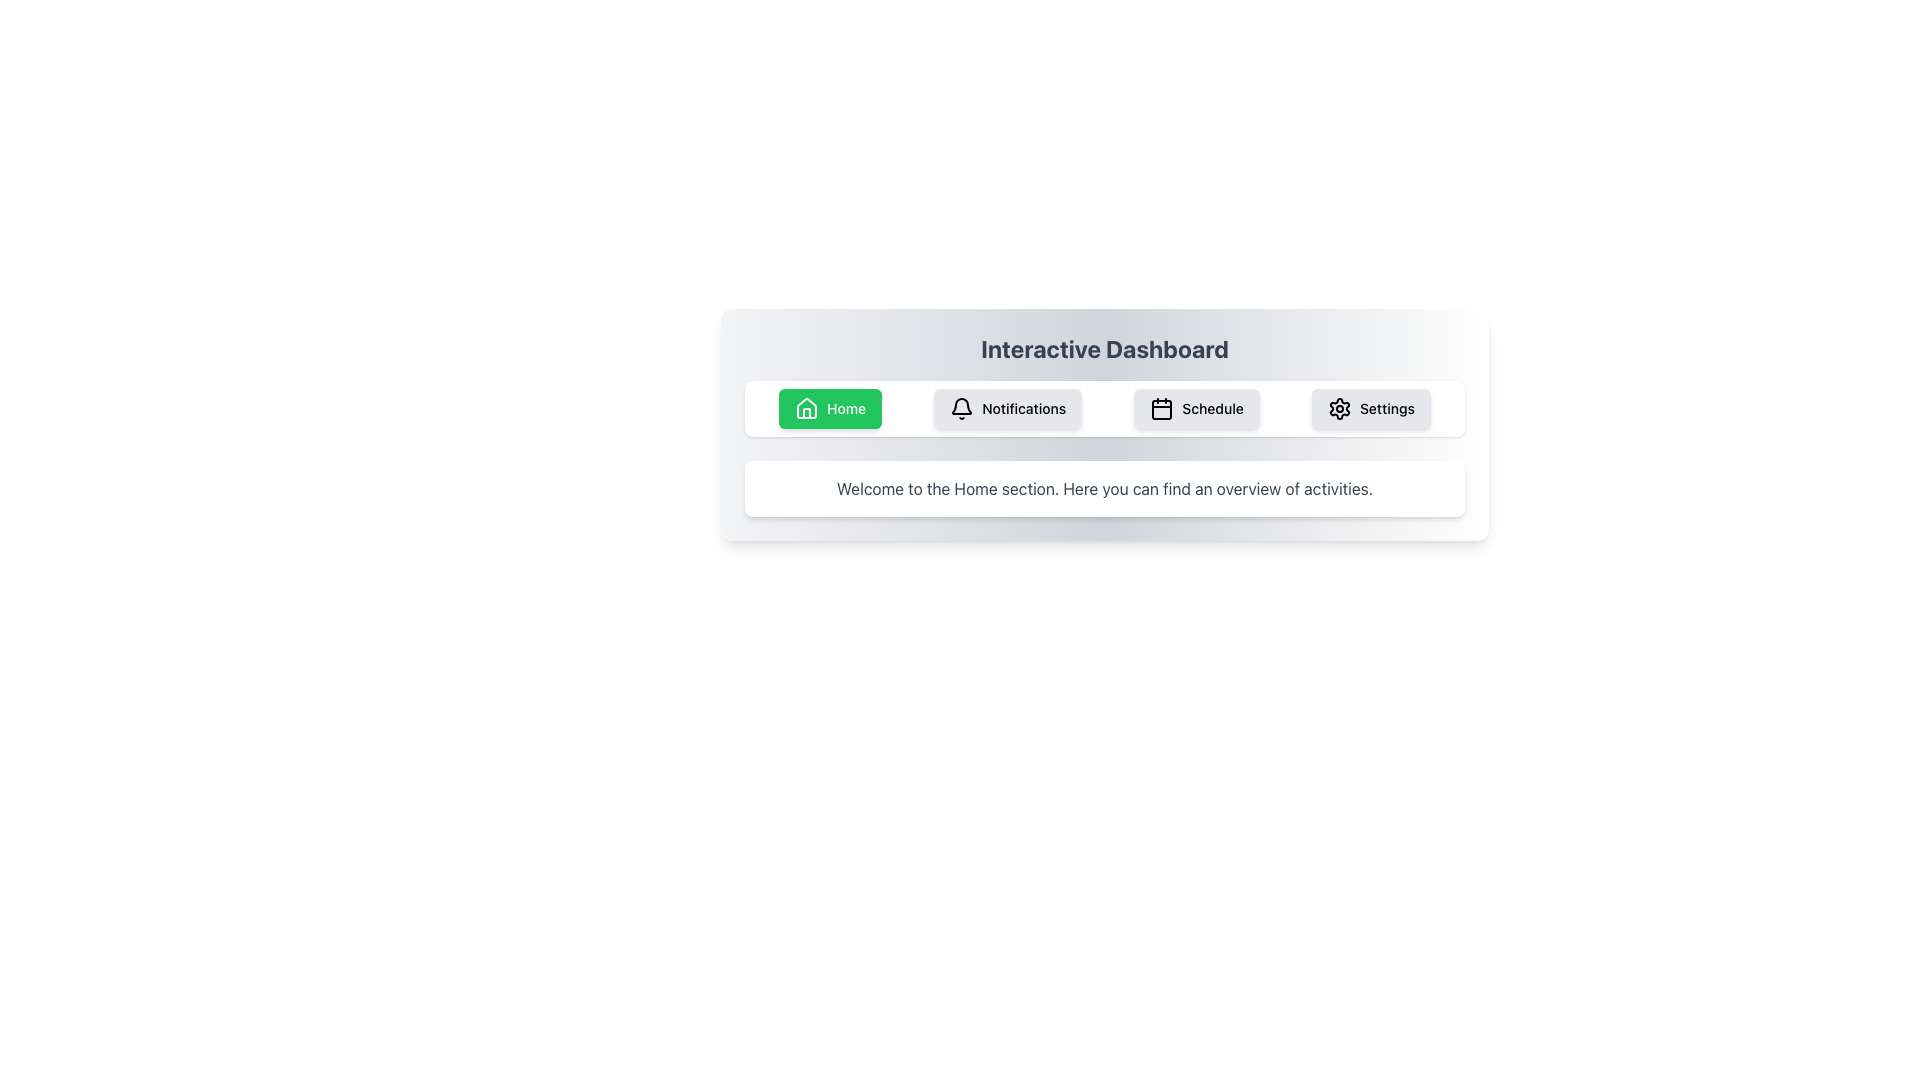  I want to click on the house icon in the navigation bar, so click(806, 407).